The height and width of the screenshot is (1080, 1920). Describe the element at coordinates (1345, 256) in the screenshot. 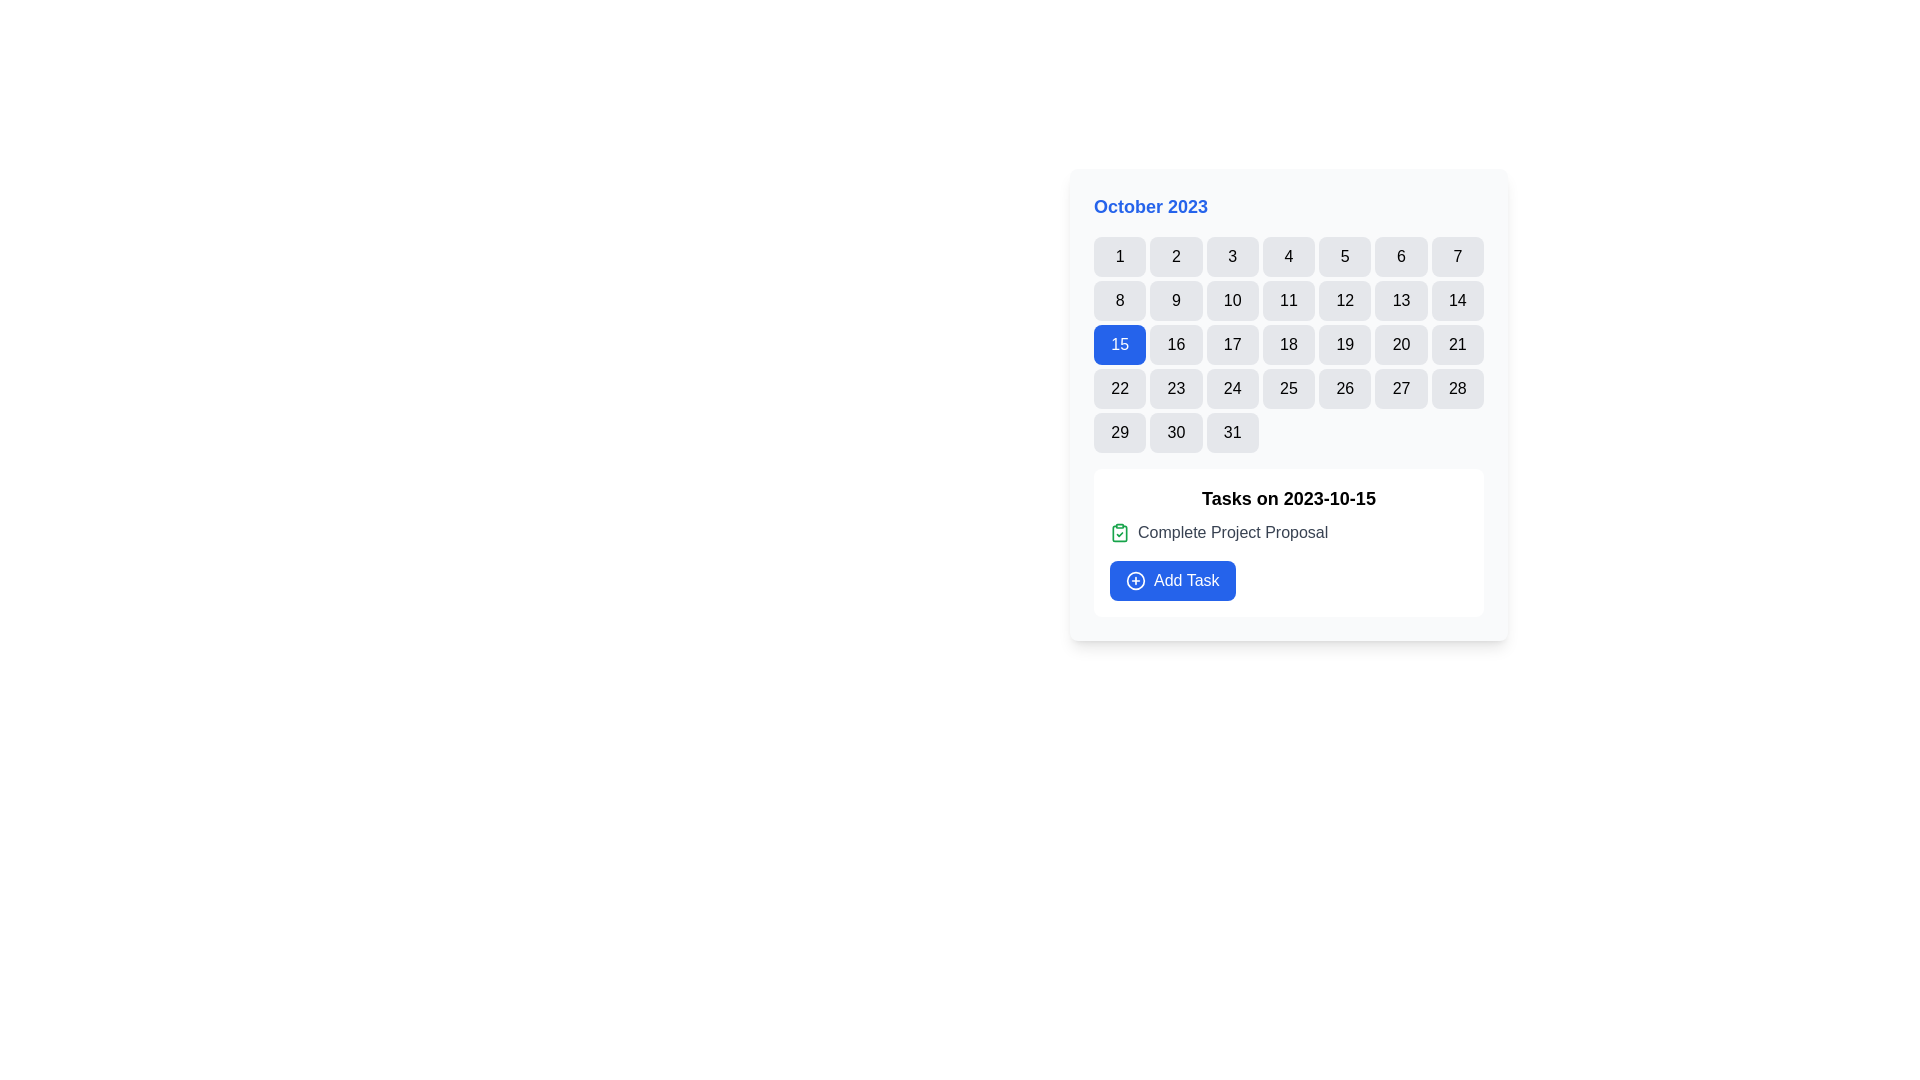

I see `the button` at that location.